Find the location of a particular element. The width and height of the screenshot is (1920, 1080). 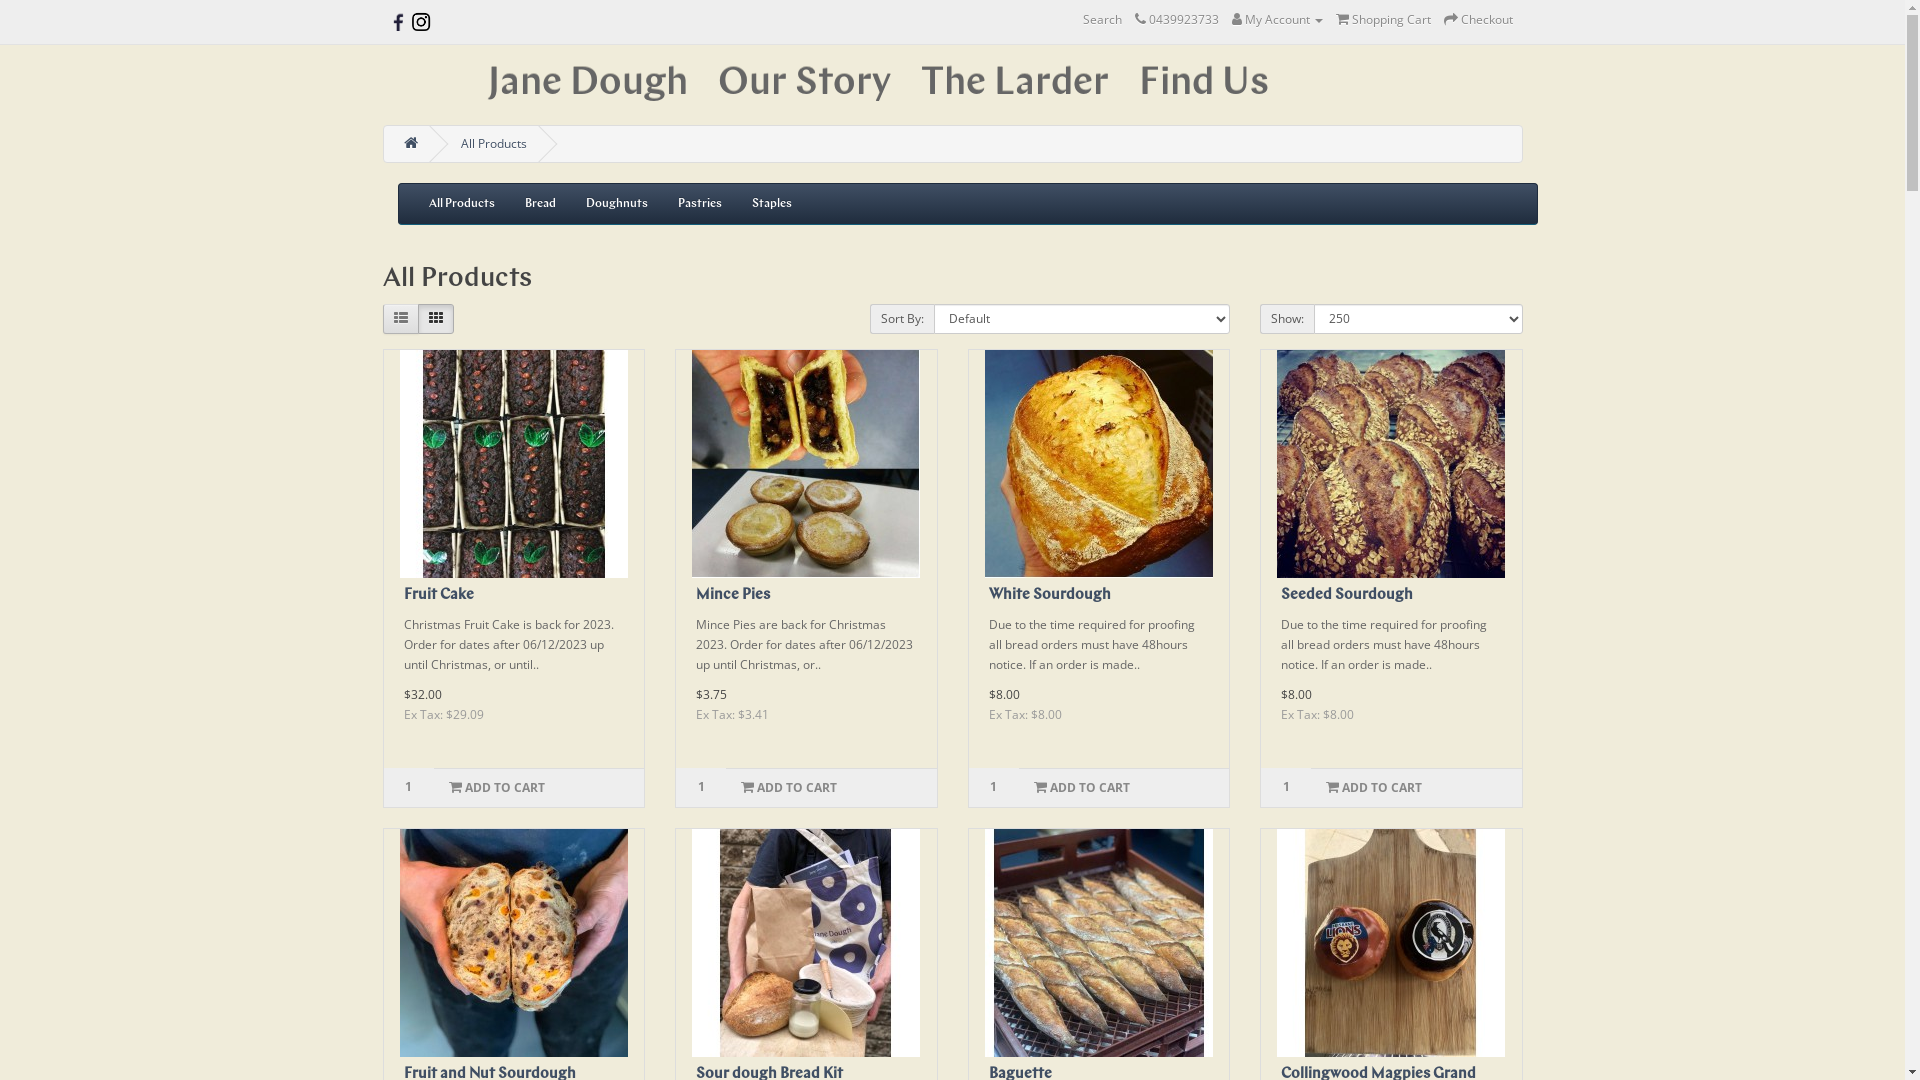

'My Account' is located at coordinates (1276, 19).